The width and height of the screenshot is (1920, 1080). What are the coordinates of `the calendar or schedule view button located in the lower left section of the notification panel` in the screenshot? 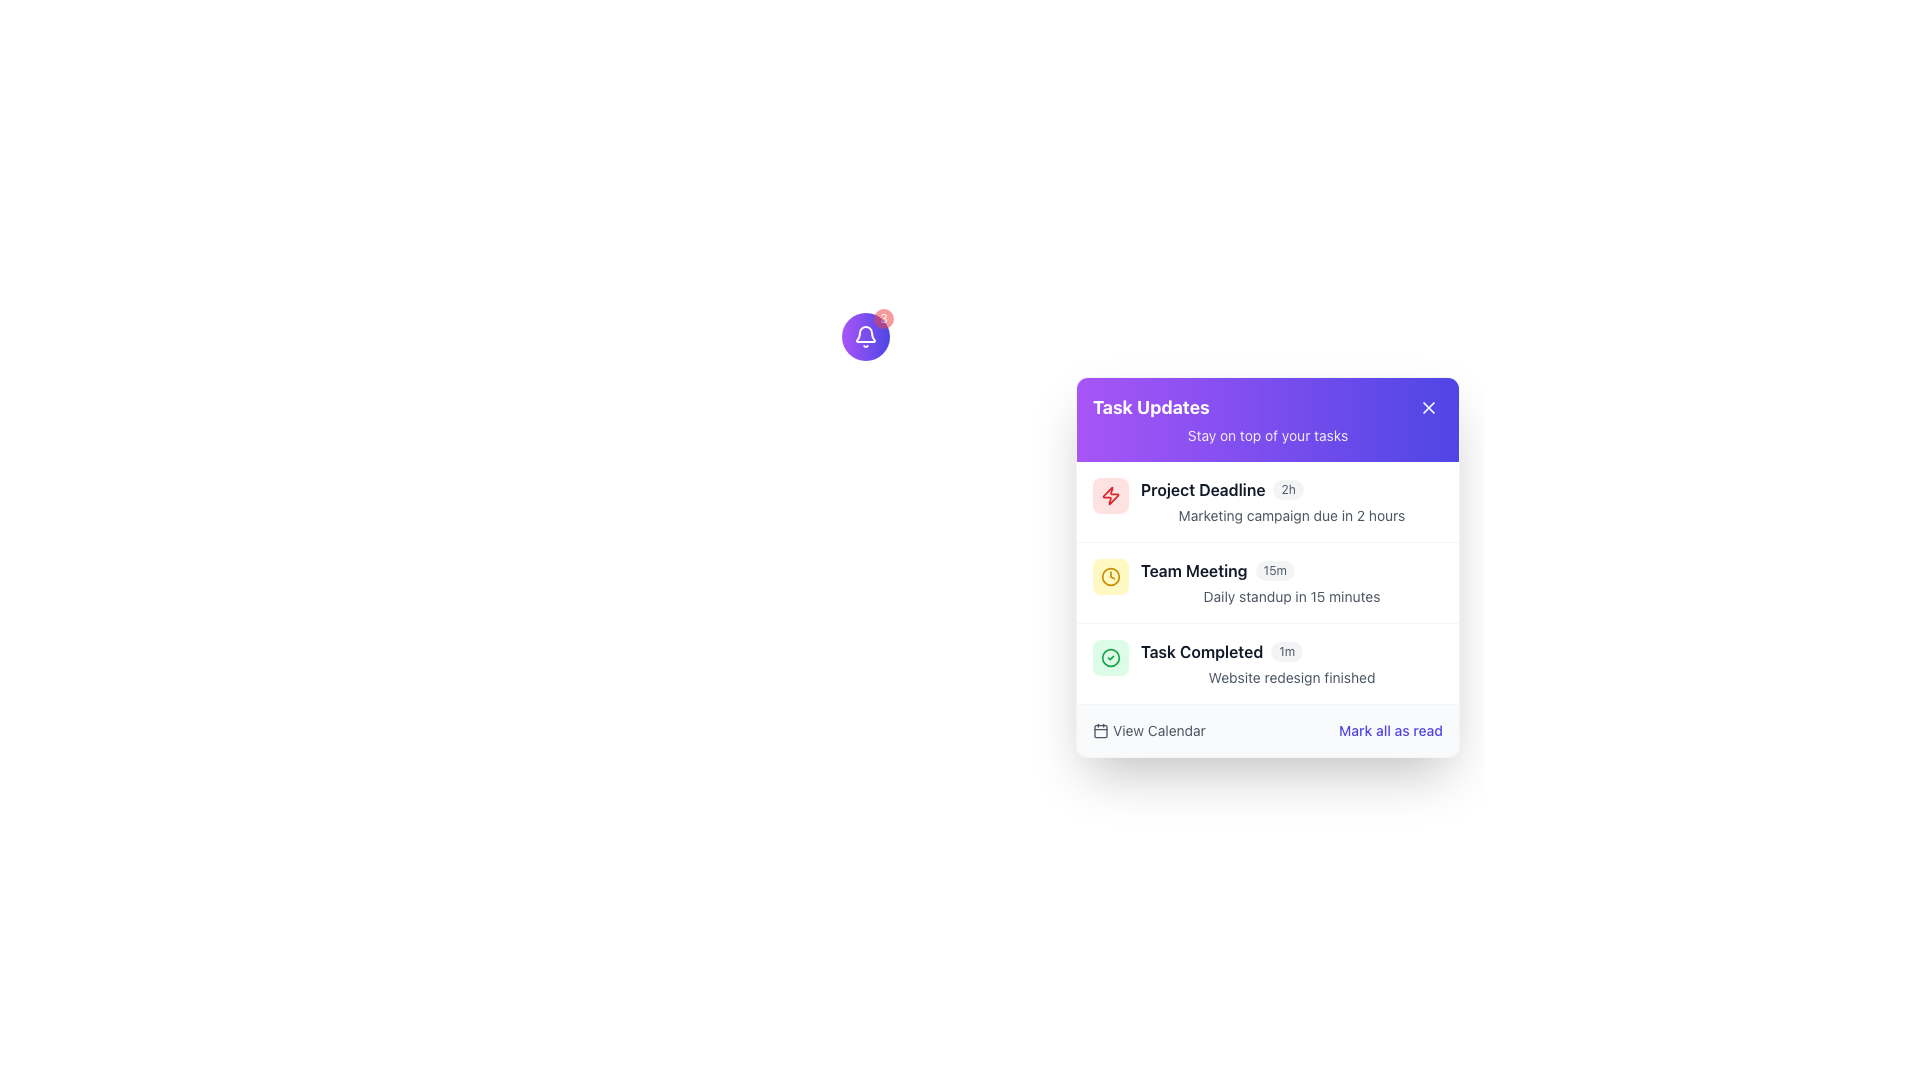 It's located at (1149, 731).